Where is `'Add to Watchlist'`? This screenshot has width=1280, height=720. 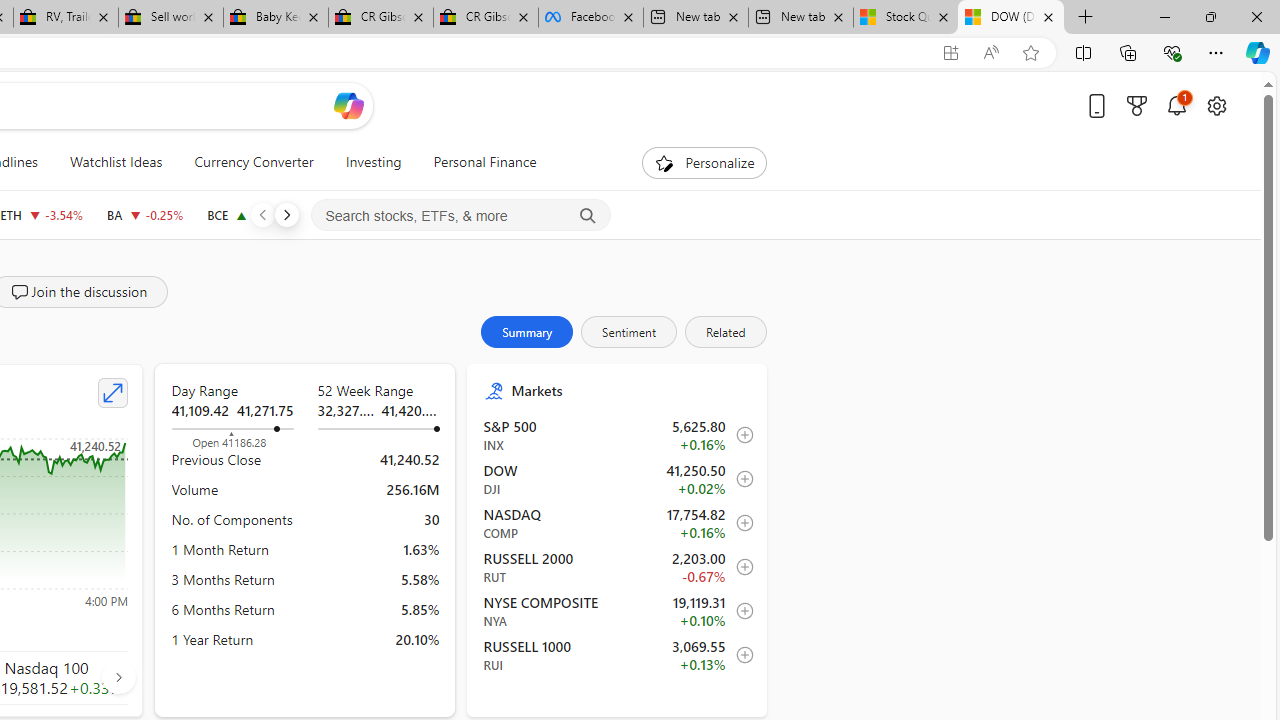 'Add to Watchlist' is located at coordinates (738, 655).